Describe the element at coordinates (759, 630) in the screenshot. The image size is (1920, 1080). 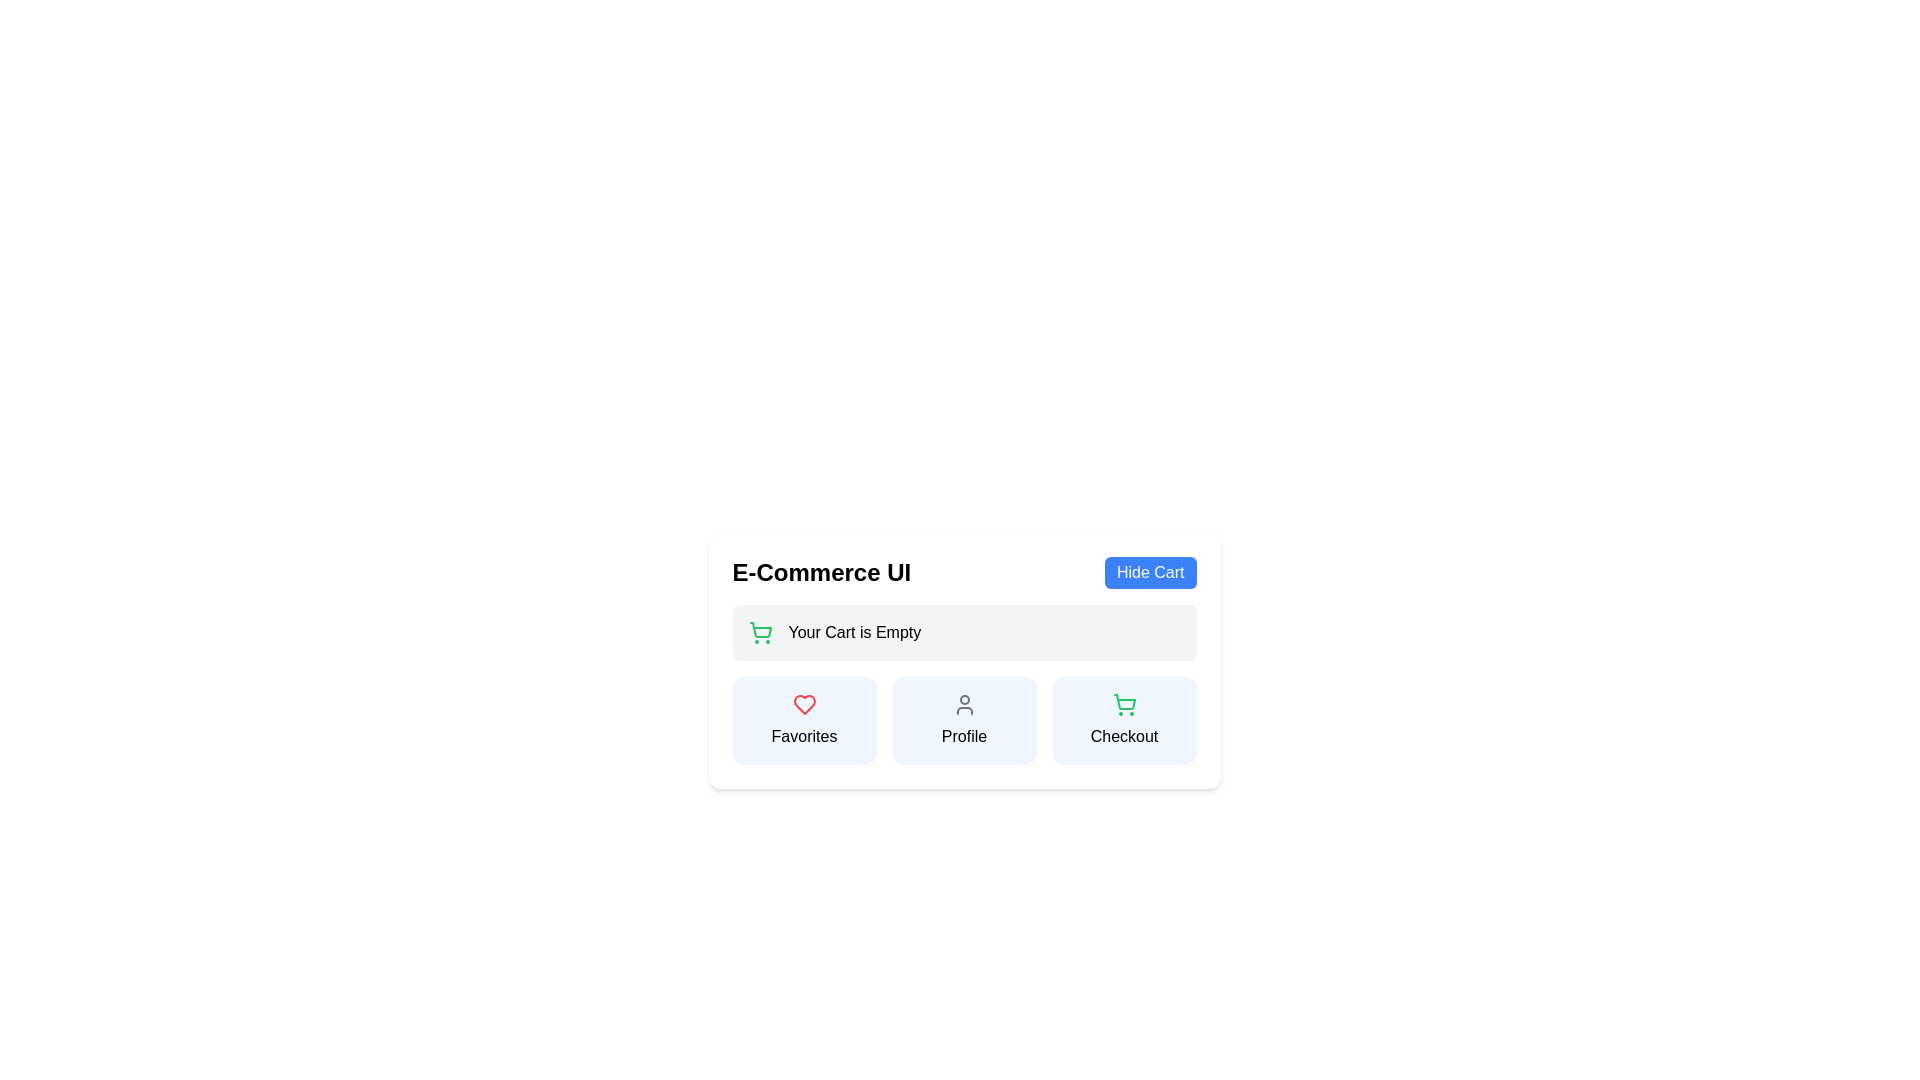
I see `the shopping cart icon in the 'Checkout' section to proceed to the checkout process` at that location.